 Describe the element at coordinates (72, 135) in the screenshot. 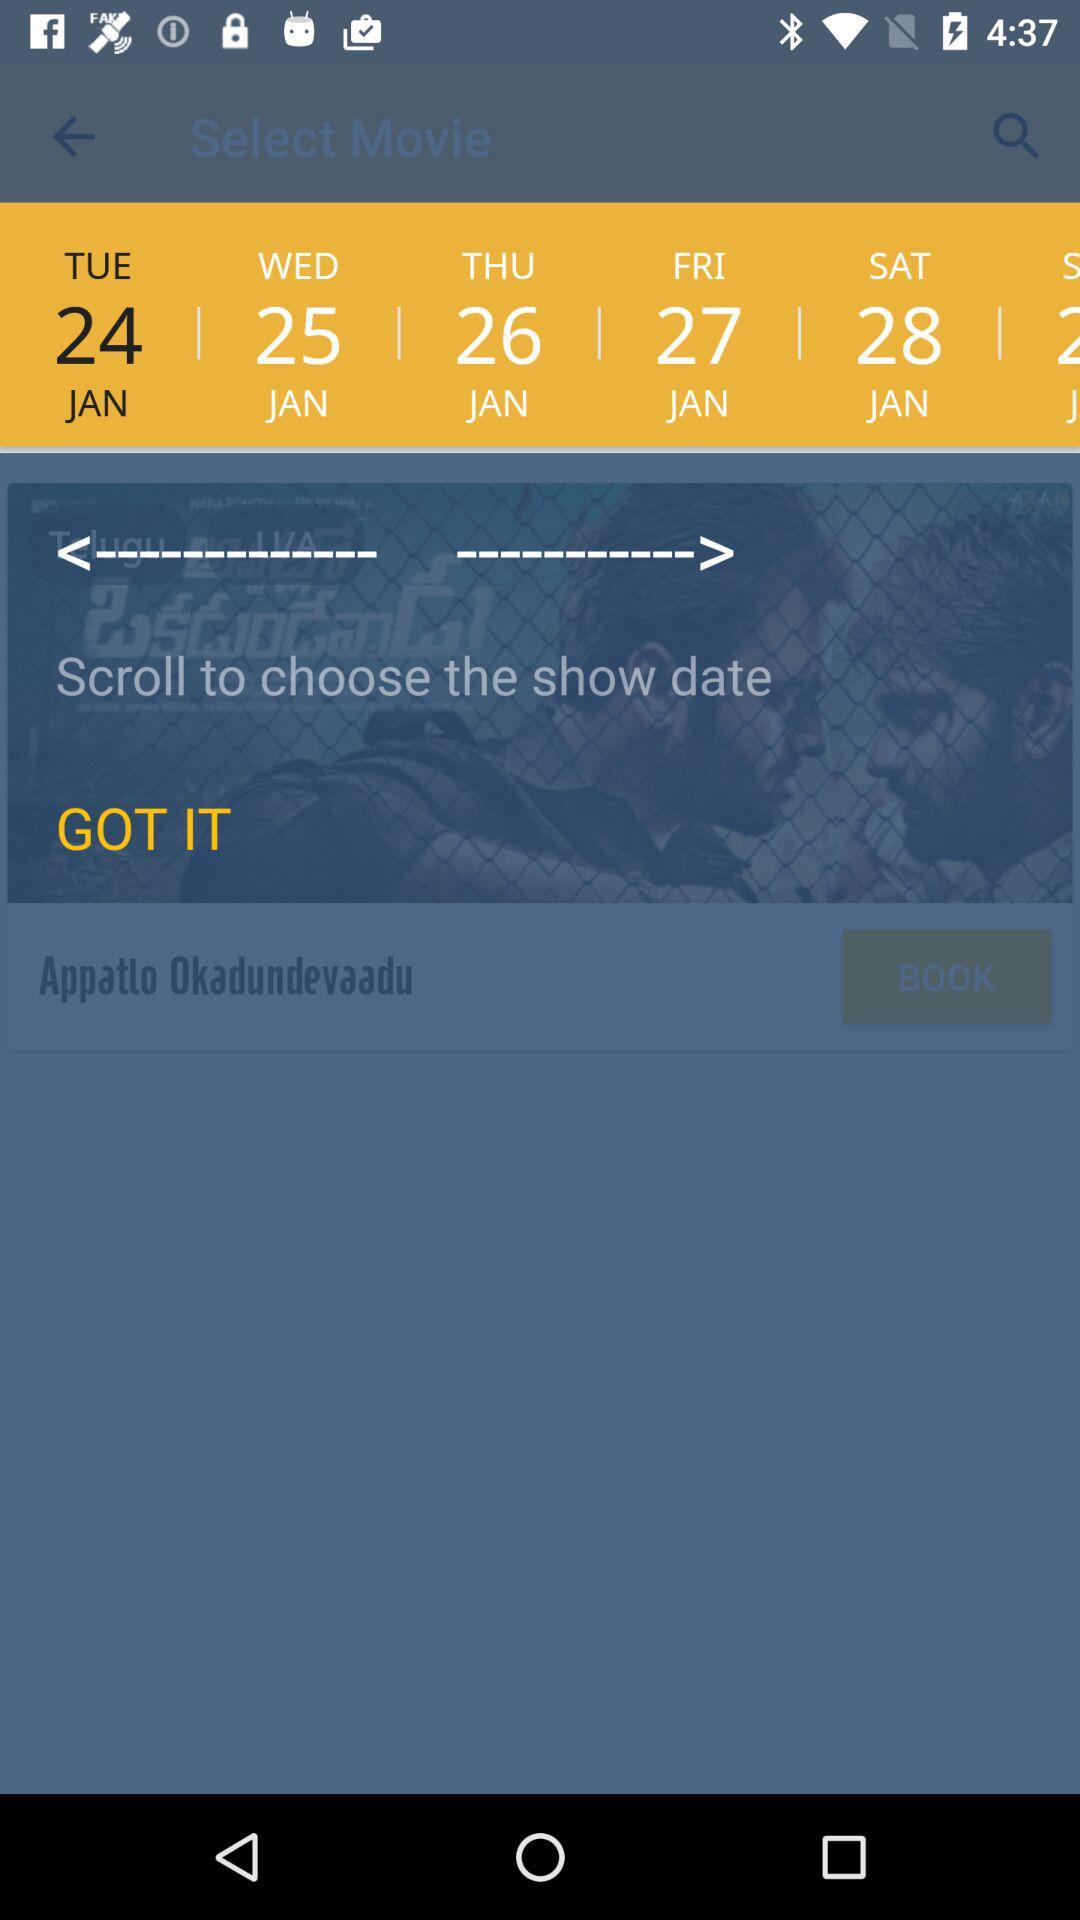

I see `the item above the tue item` at that location.